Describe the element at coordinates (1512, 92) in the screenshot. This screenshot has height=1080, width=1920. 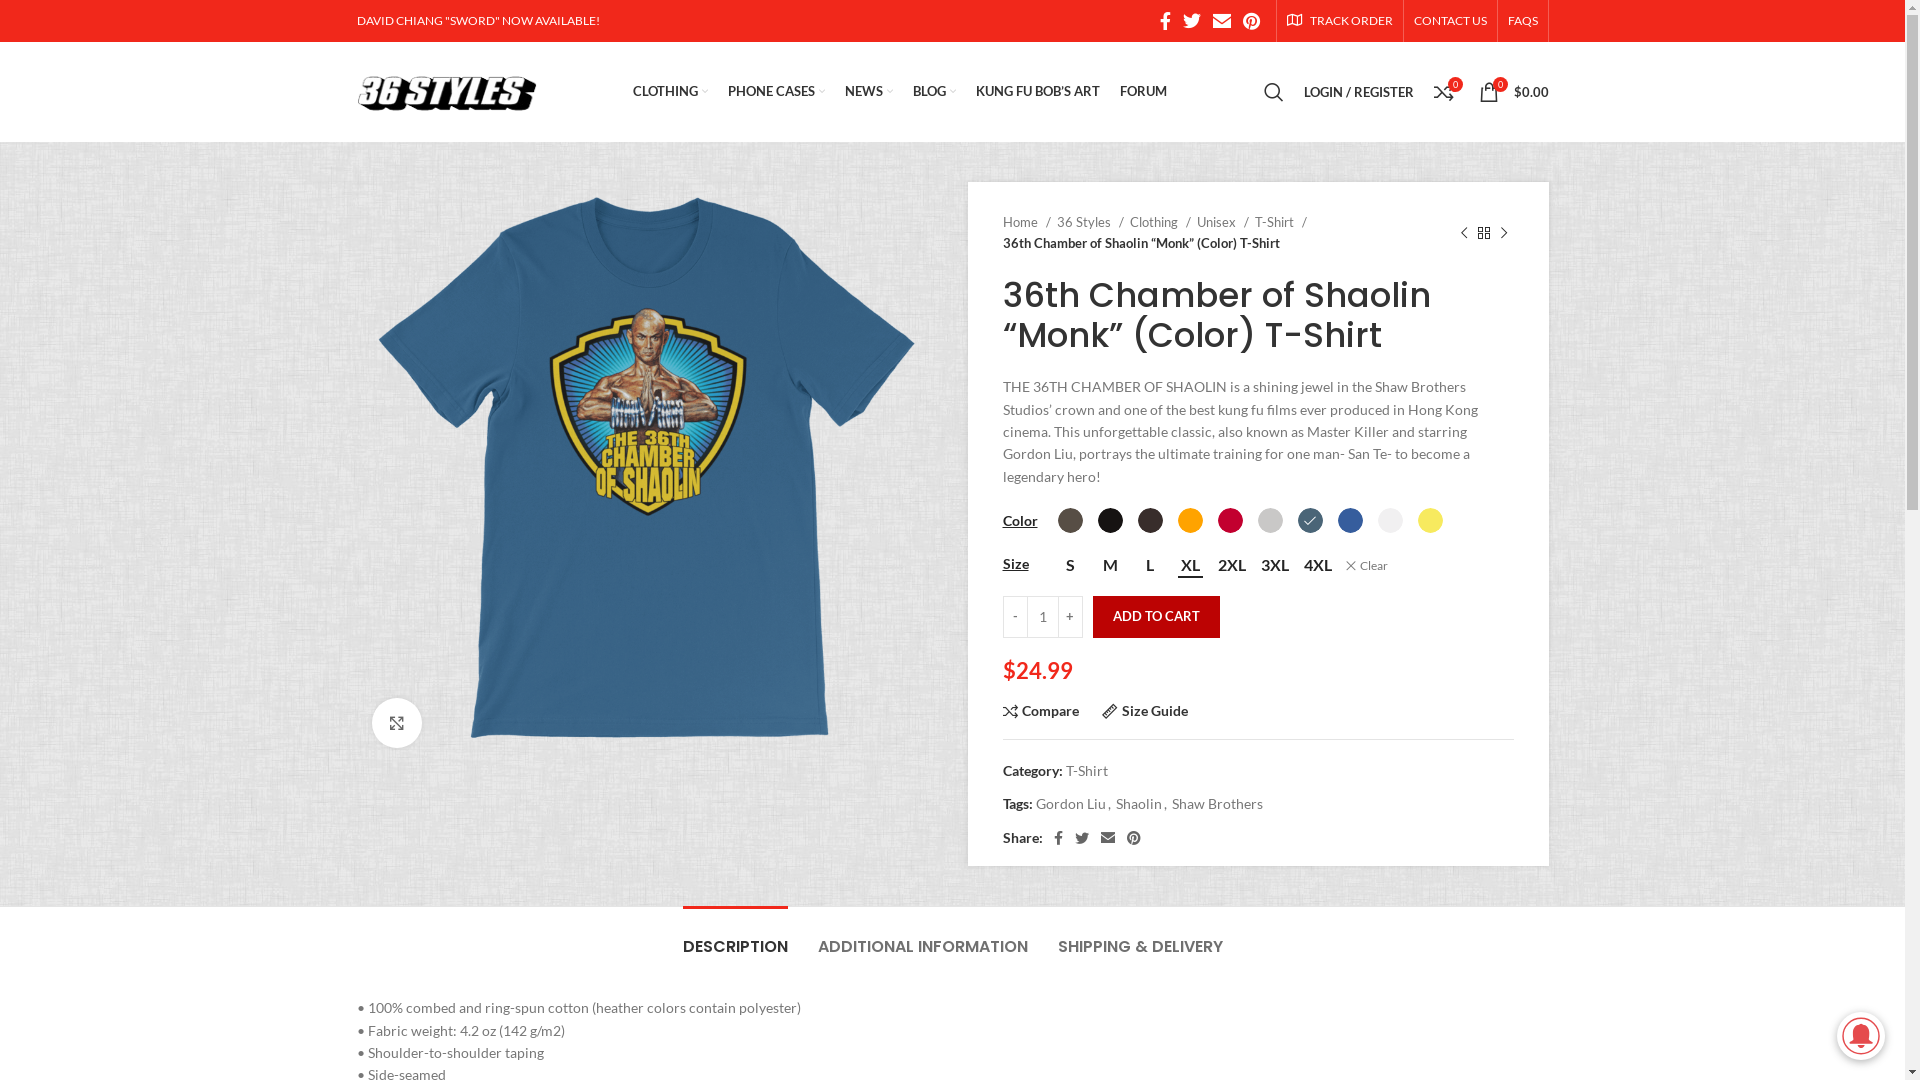
I see `'0` at that location.